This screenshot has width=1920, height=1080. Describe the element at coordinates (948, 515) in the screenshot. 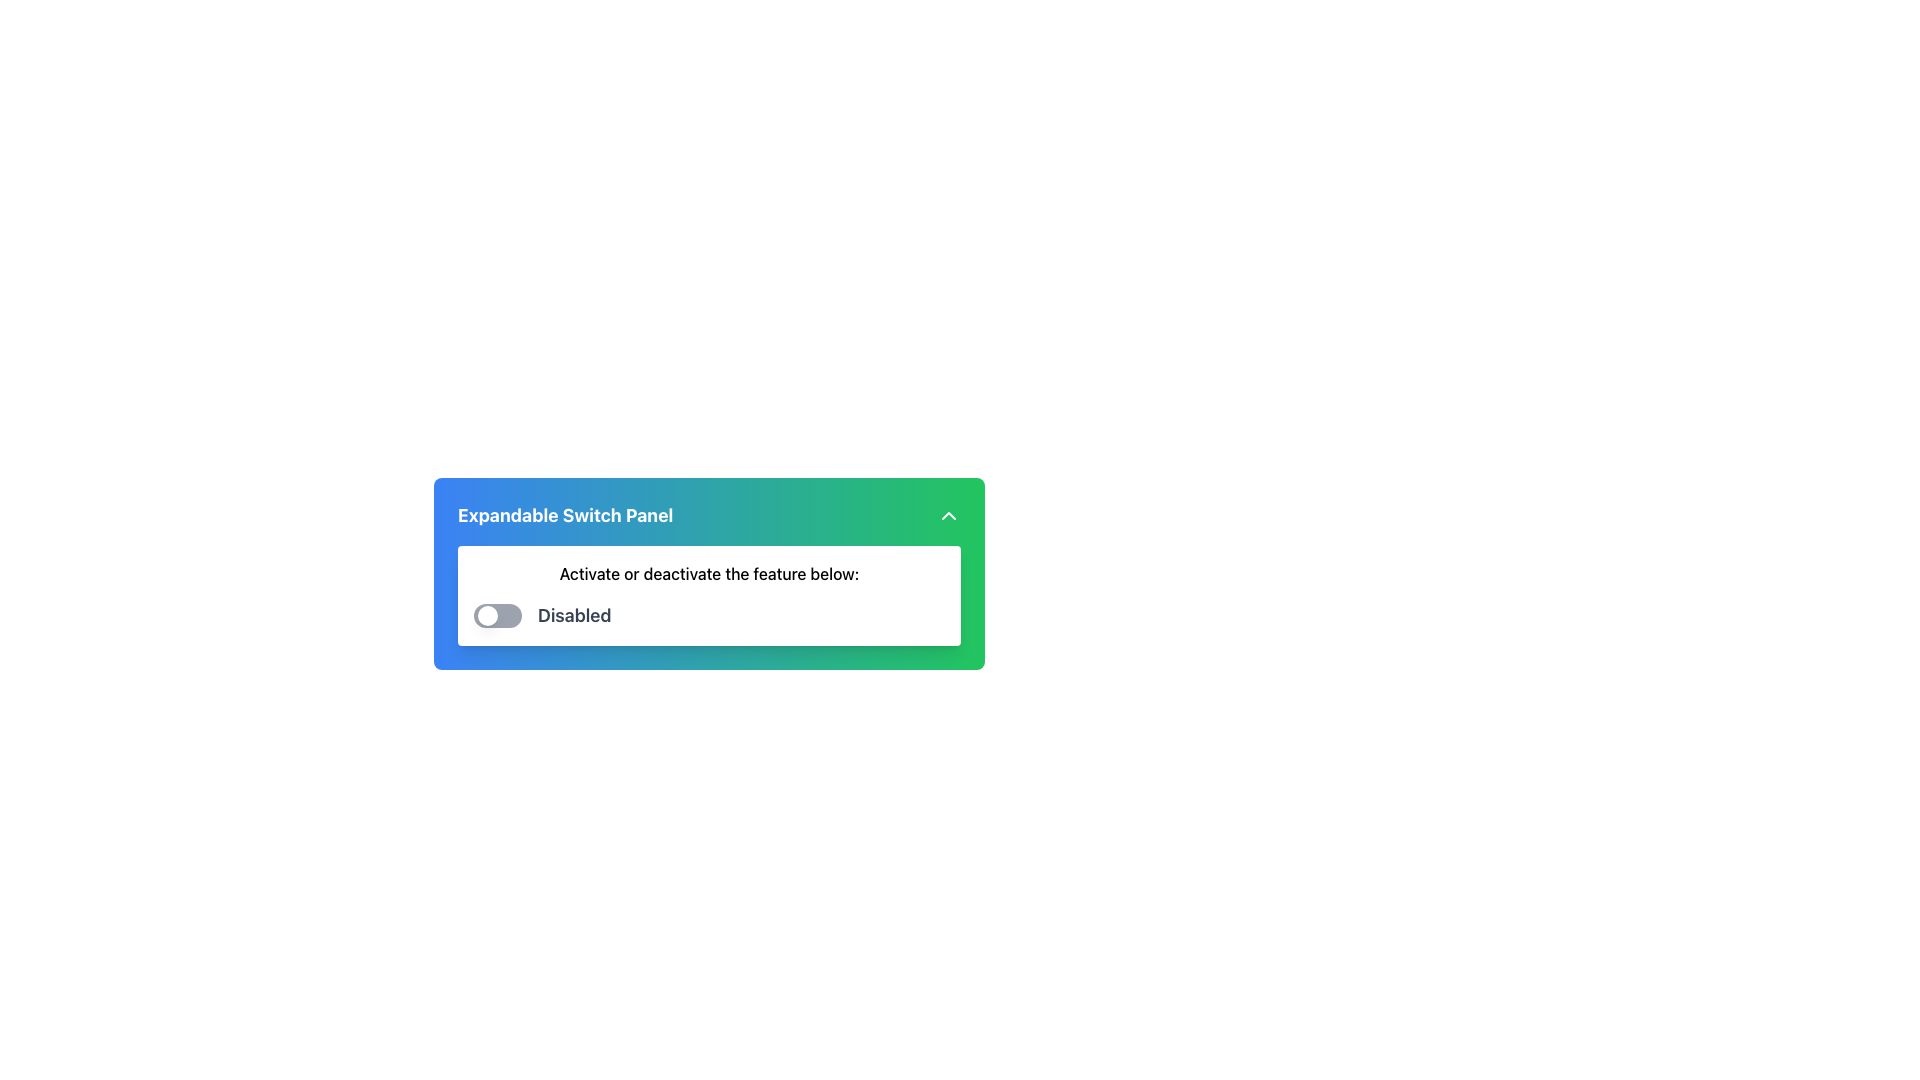

I see `the Chevron-Up icon located in the top-right corner of the 'Expandable Switch Panel' section` at that location.